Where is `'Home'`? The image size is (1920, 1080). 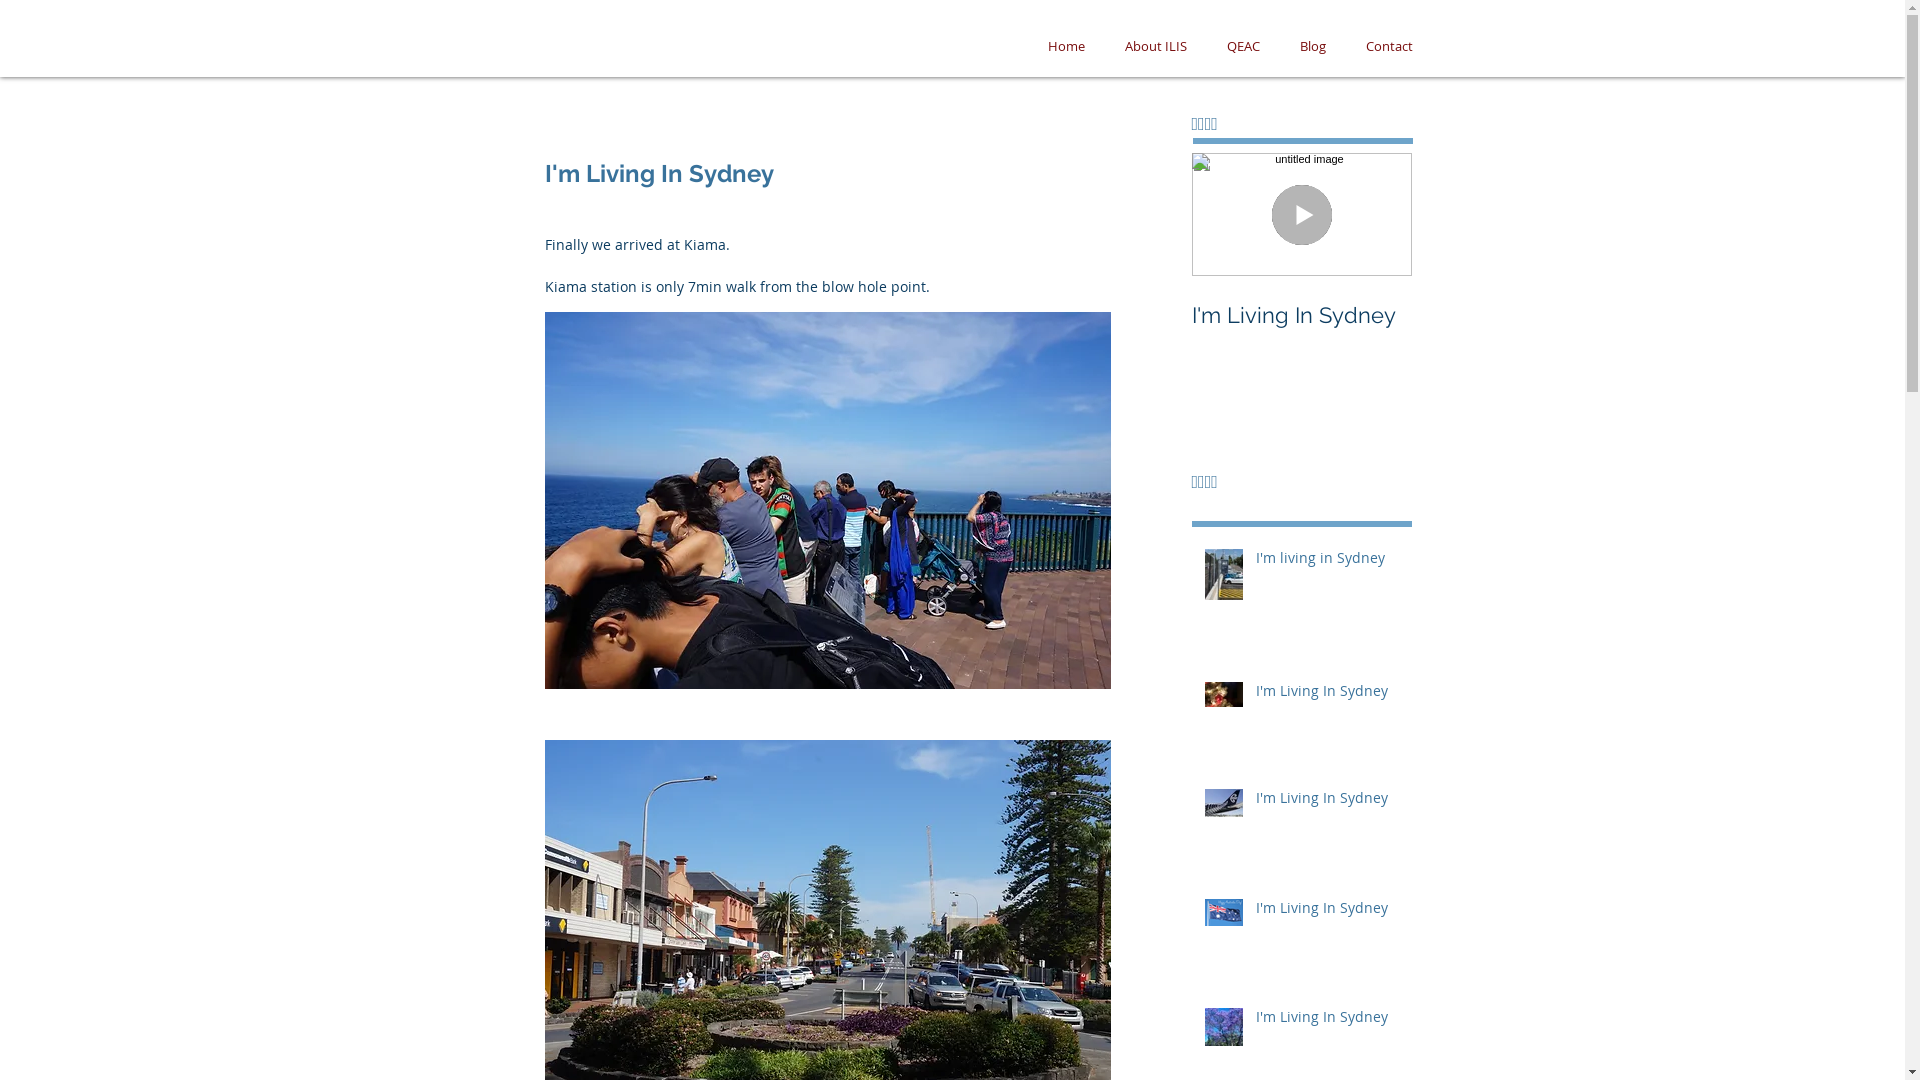 'Home' is located at coordinates (1065, 45).